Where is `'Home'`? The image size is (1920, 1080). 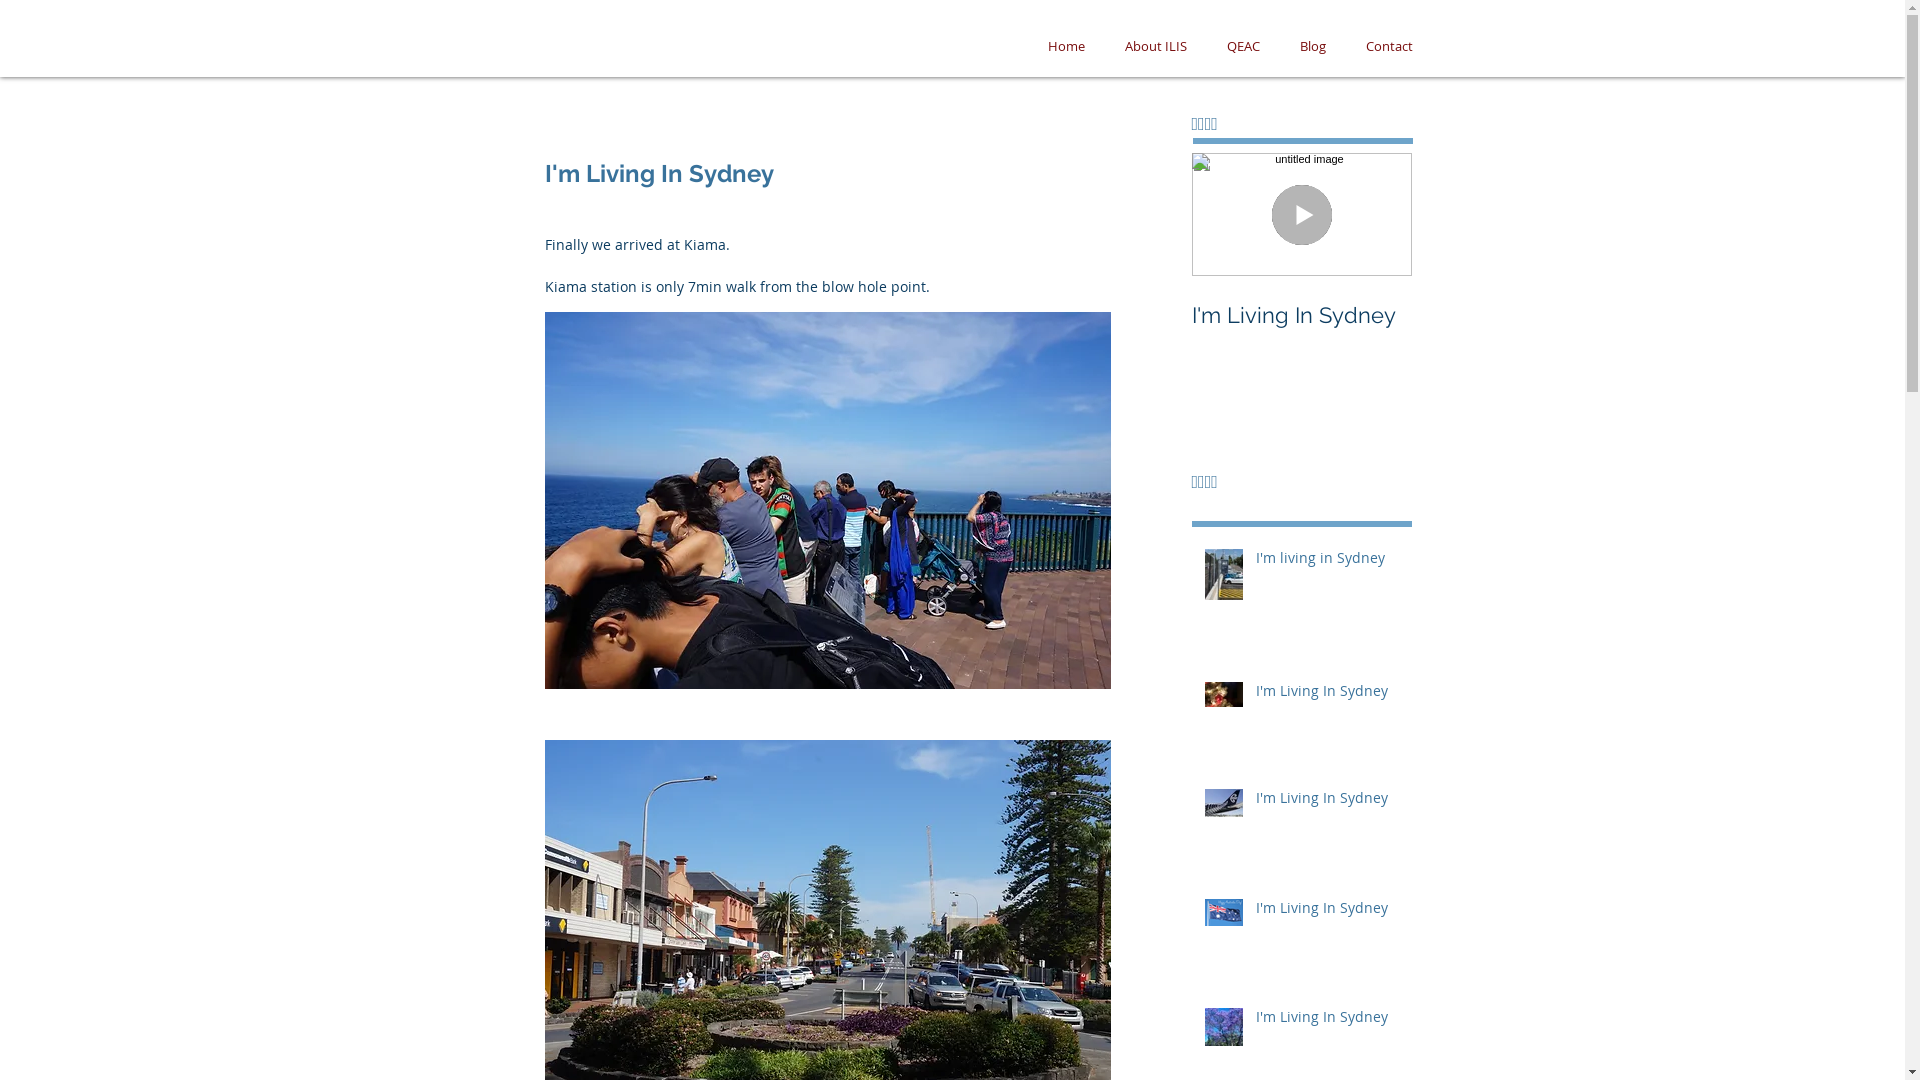 'Home' is located at coordinates (1065, 45).